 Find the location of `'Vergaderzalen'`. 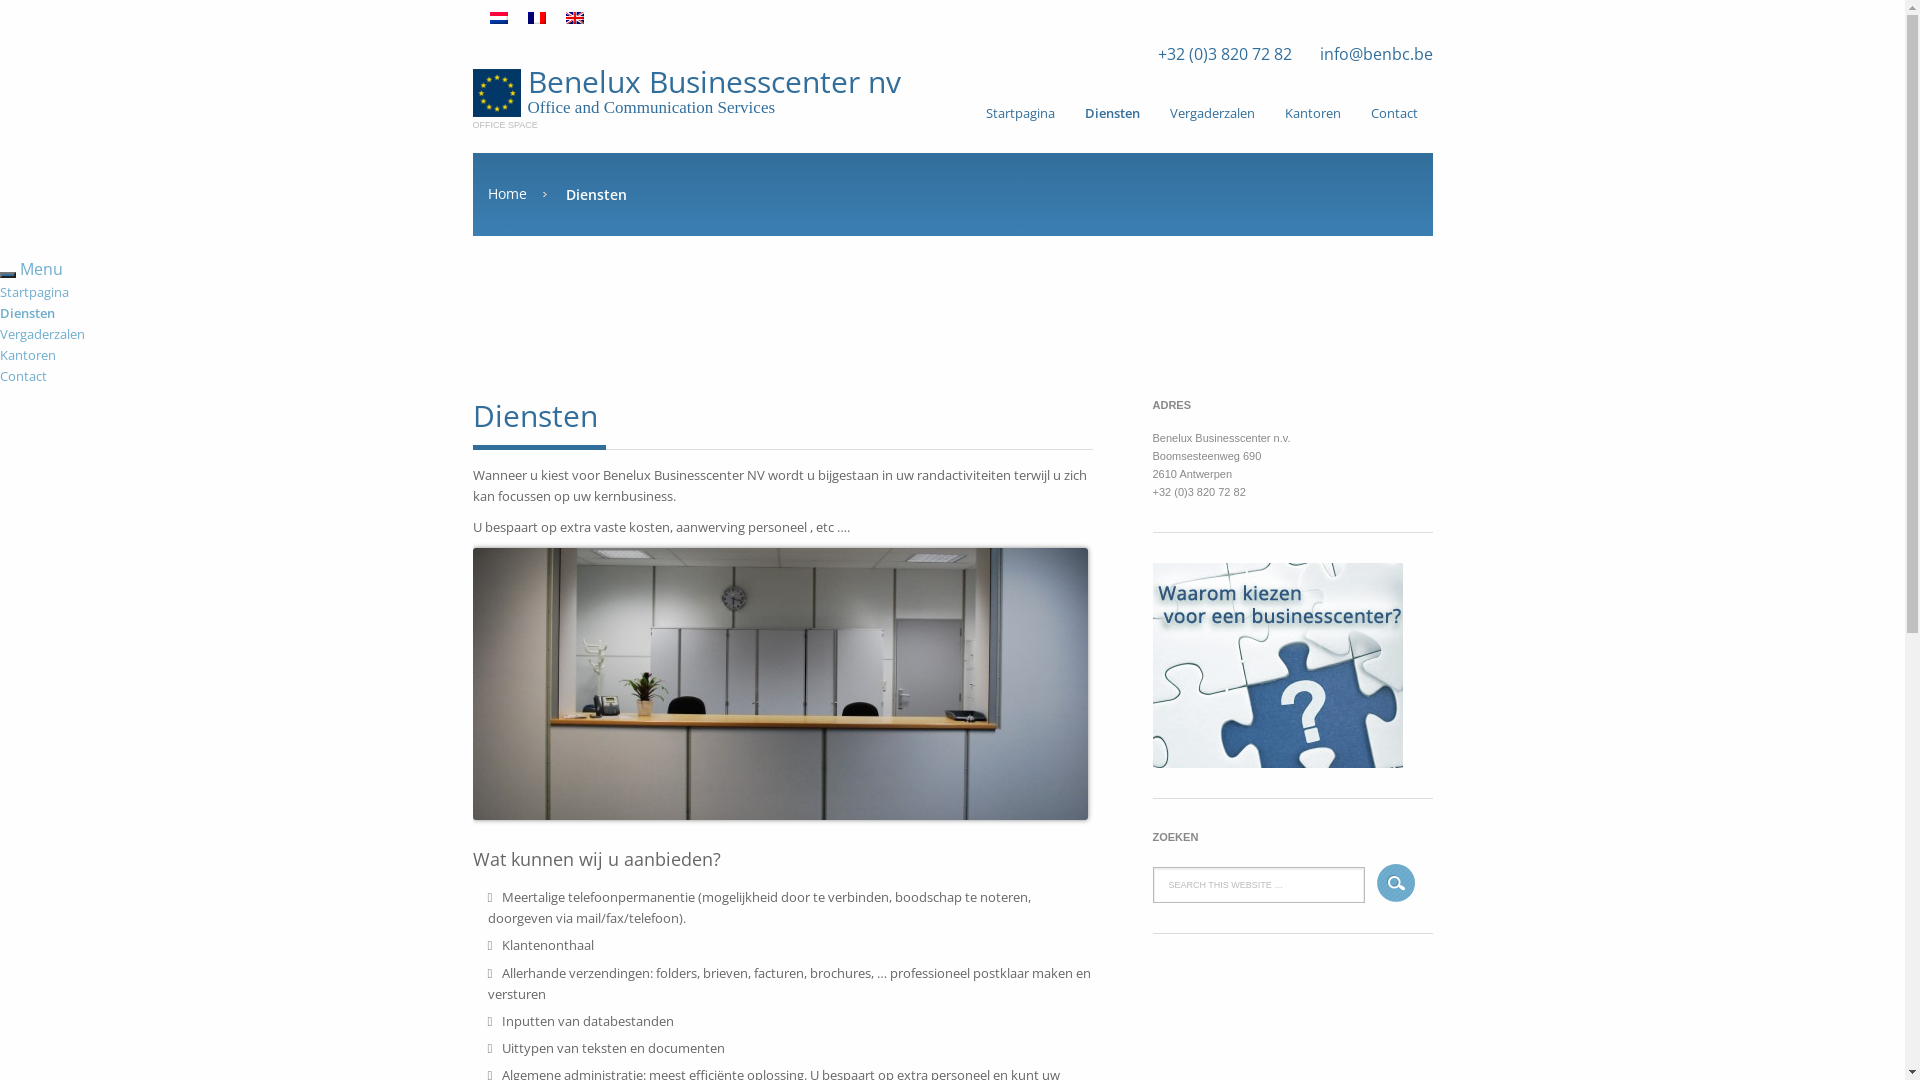

'Vergaderzalen' is located at coordinates (0, 333).